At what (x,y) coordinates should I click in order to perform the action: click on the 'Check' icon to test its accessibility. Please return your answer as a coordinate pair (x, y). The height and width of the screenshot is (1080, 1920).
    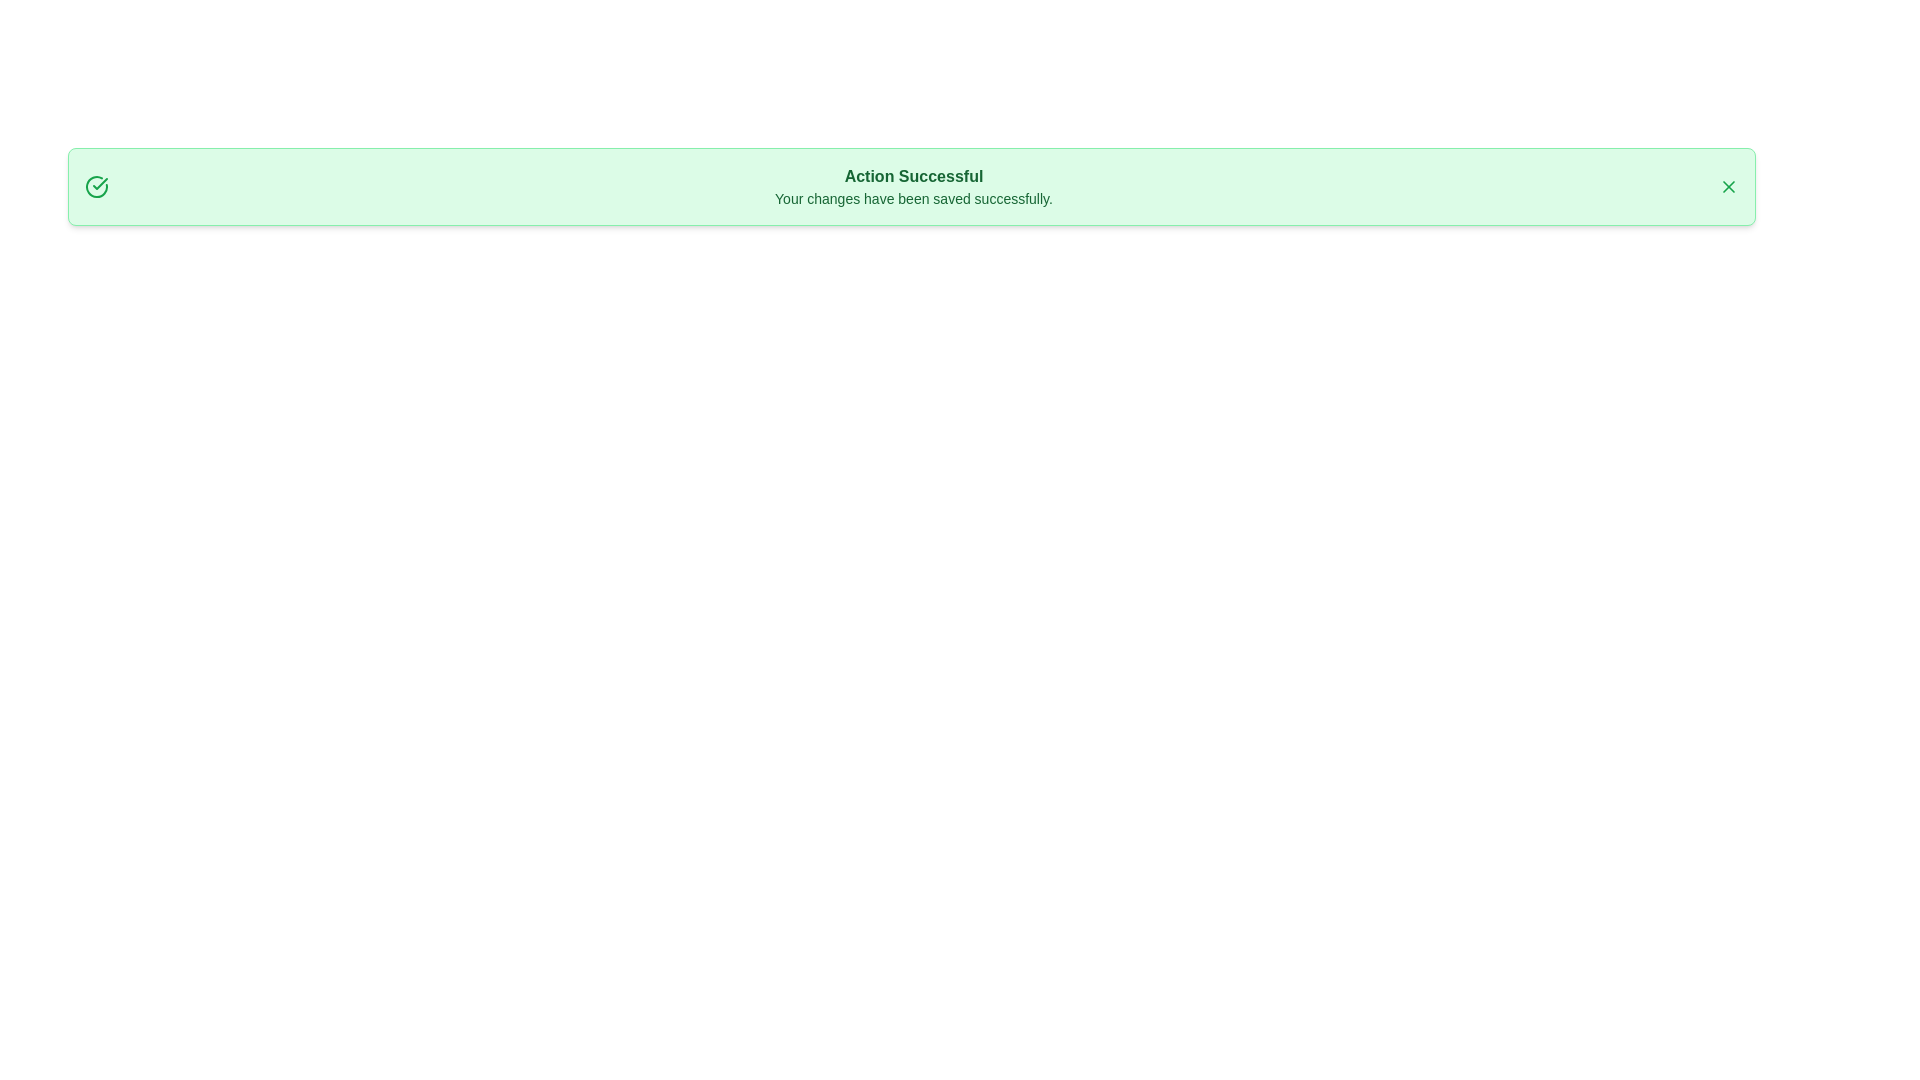
    Looking at the image, I should click on (95, 186).